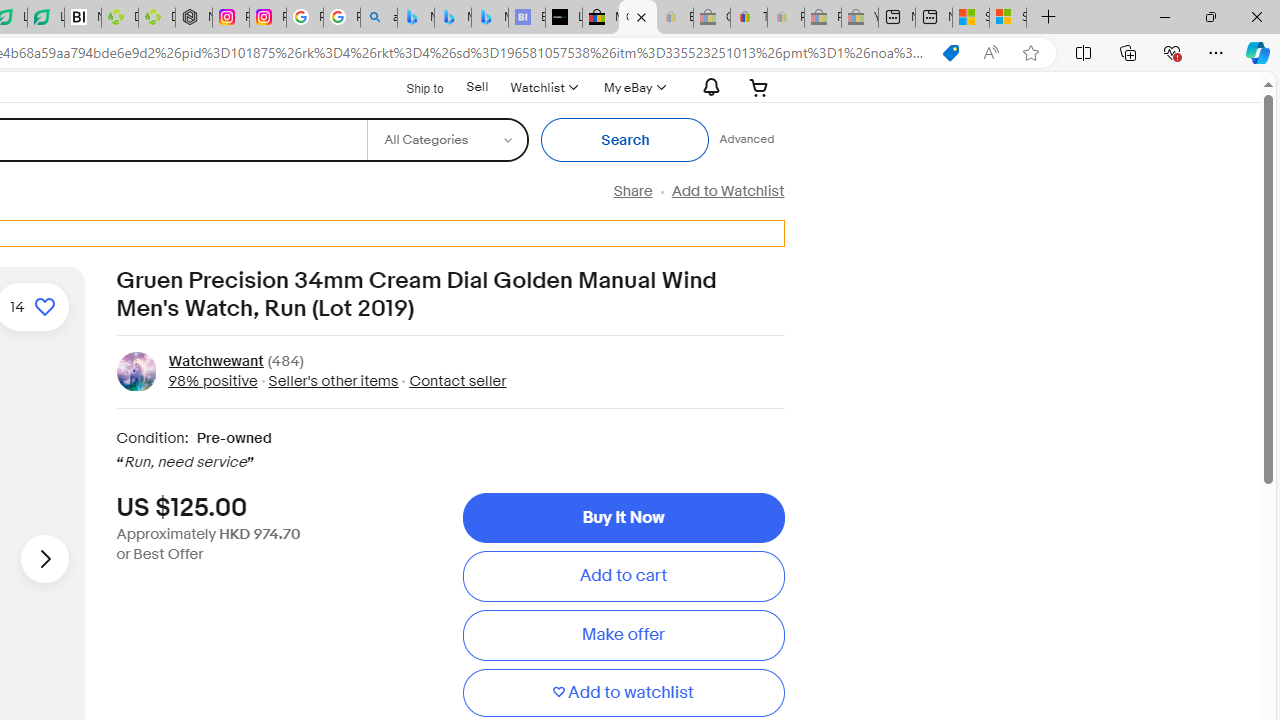 This screenshot has width=1280, height=720. Describe the element at coordinates (758, 86) in the screenshot. I see `'Expand Cart'` at that location.